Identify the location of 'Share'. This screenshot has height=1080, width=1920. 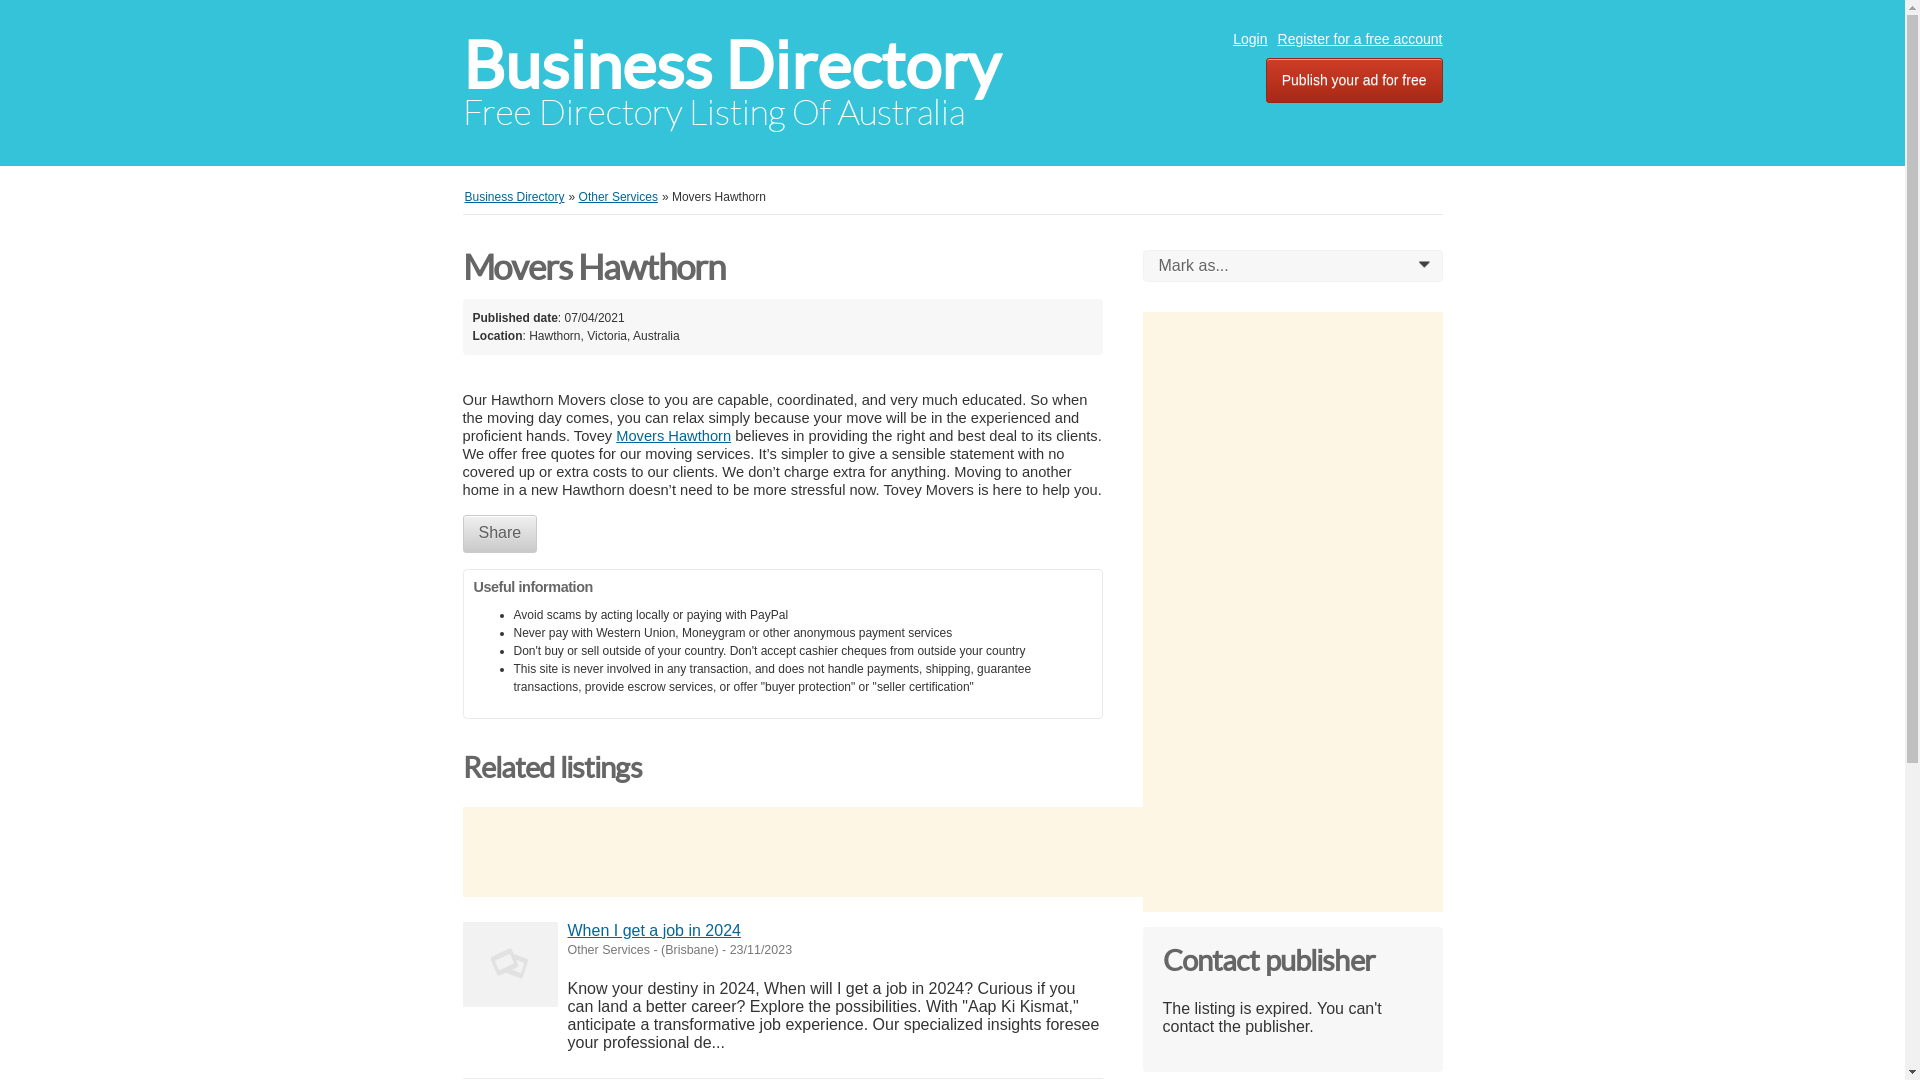
(499, 532).